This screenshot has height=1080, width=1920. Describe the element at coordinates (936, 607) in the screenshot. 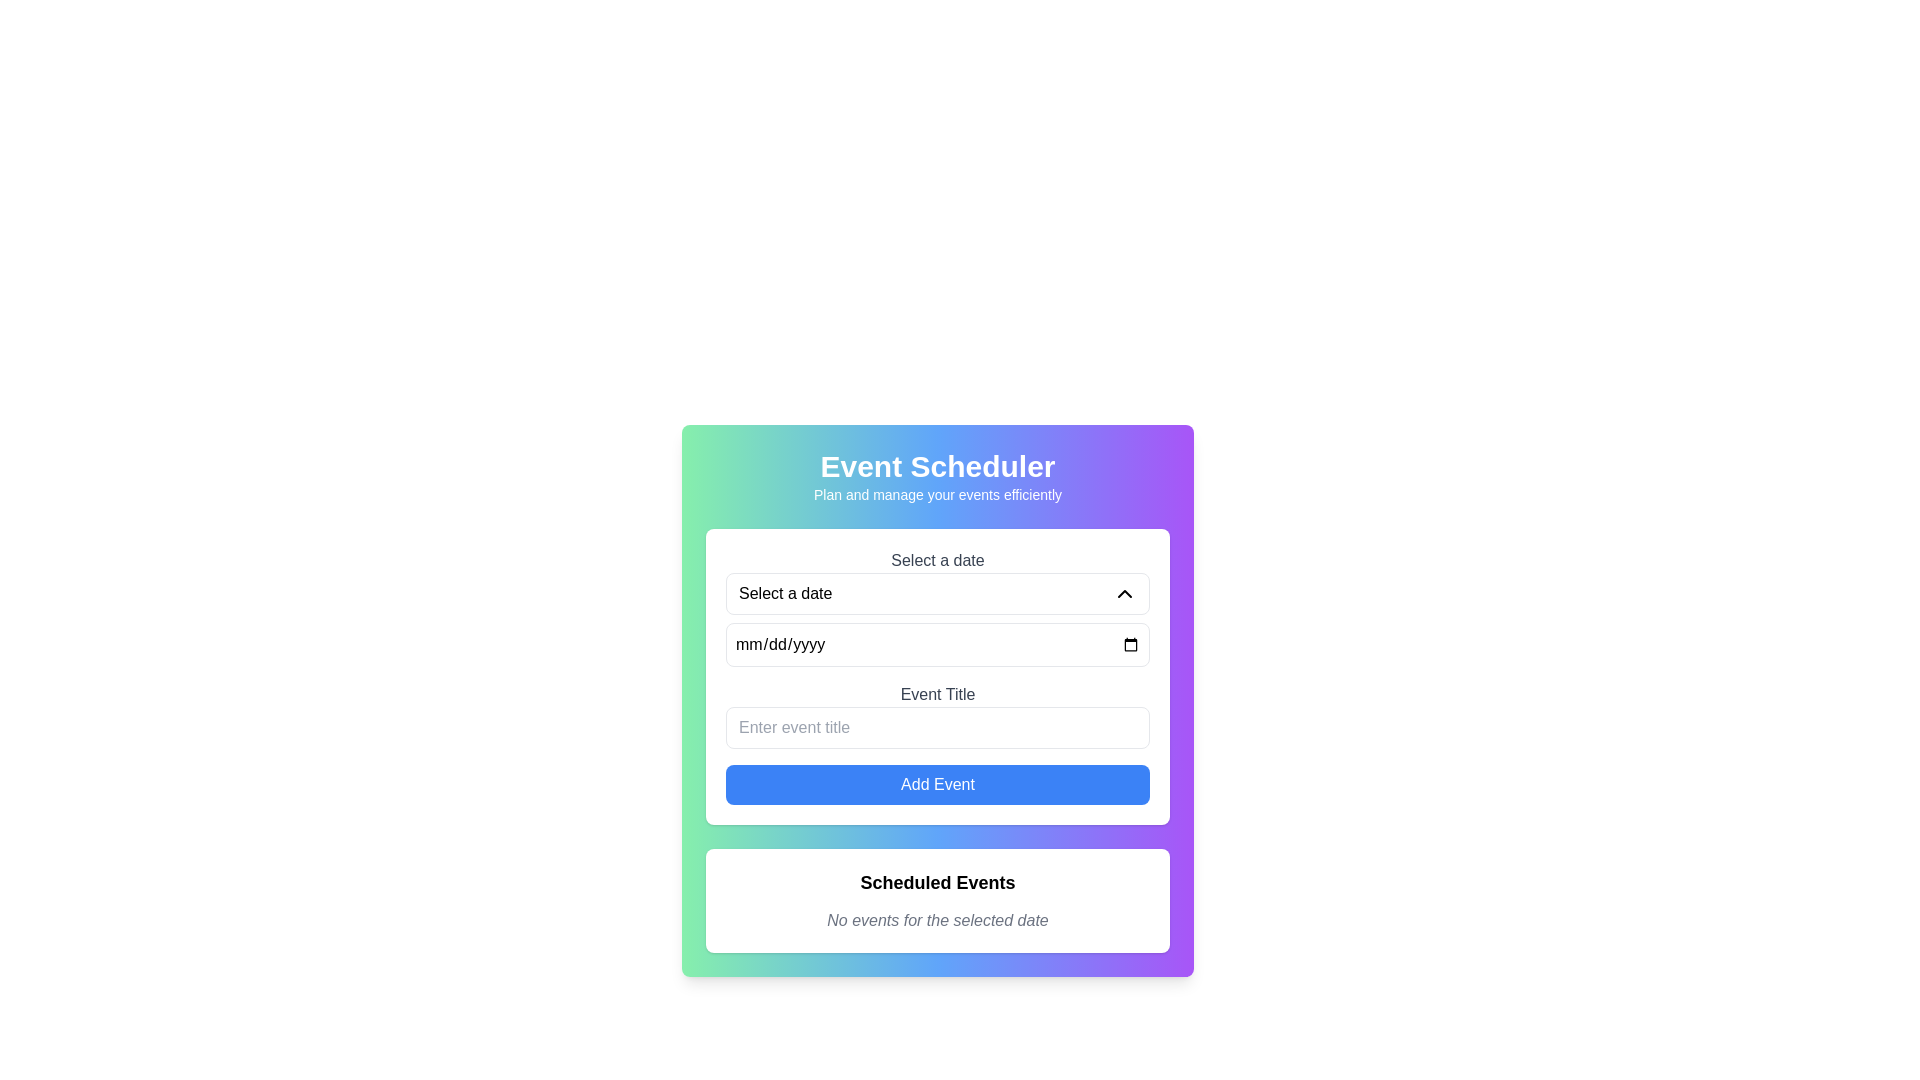

I see `the date selection input field in the 'Event Scheduler' card to focus on it` at that location.